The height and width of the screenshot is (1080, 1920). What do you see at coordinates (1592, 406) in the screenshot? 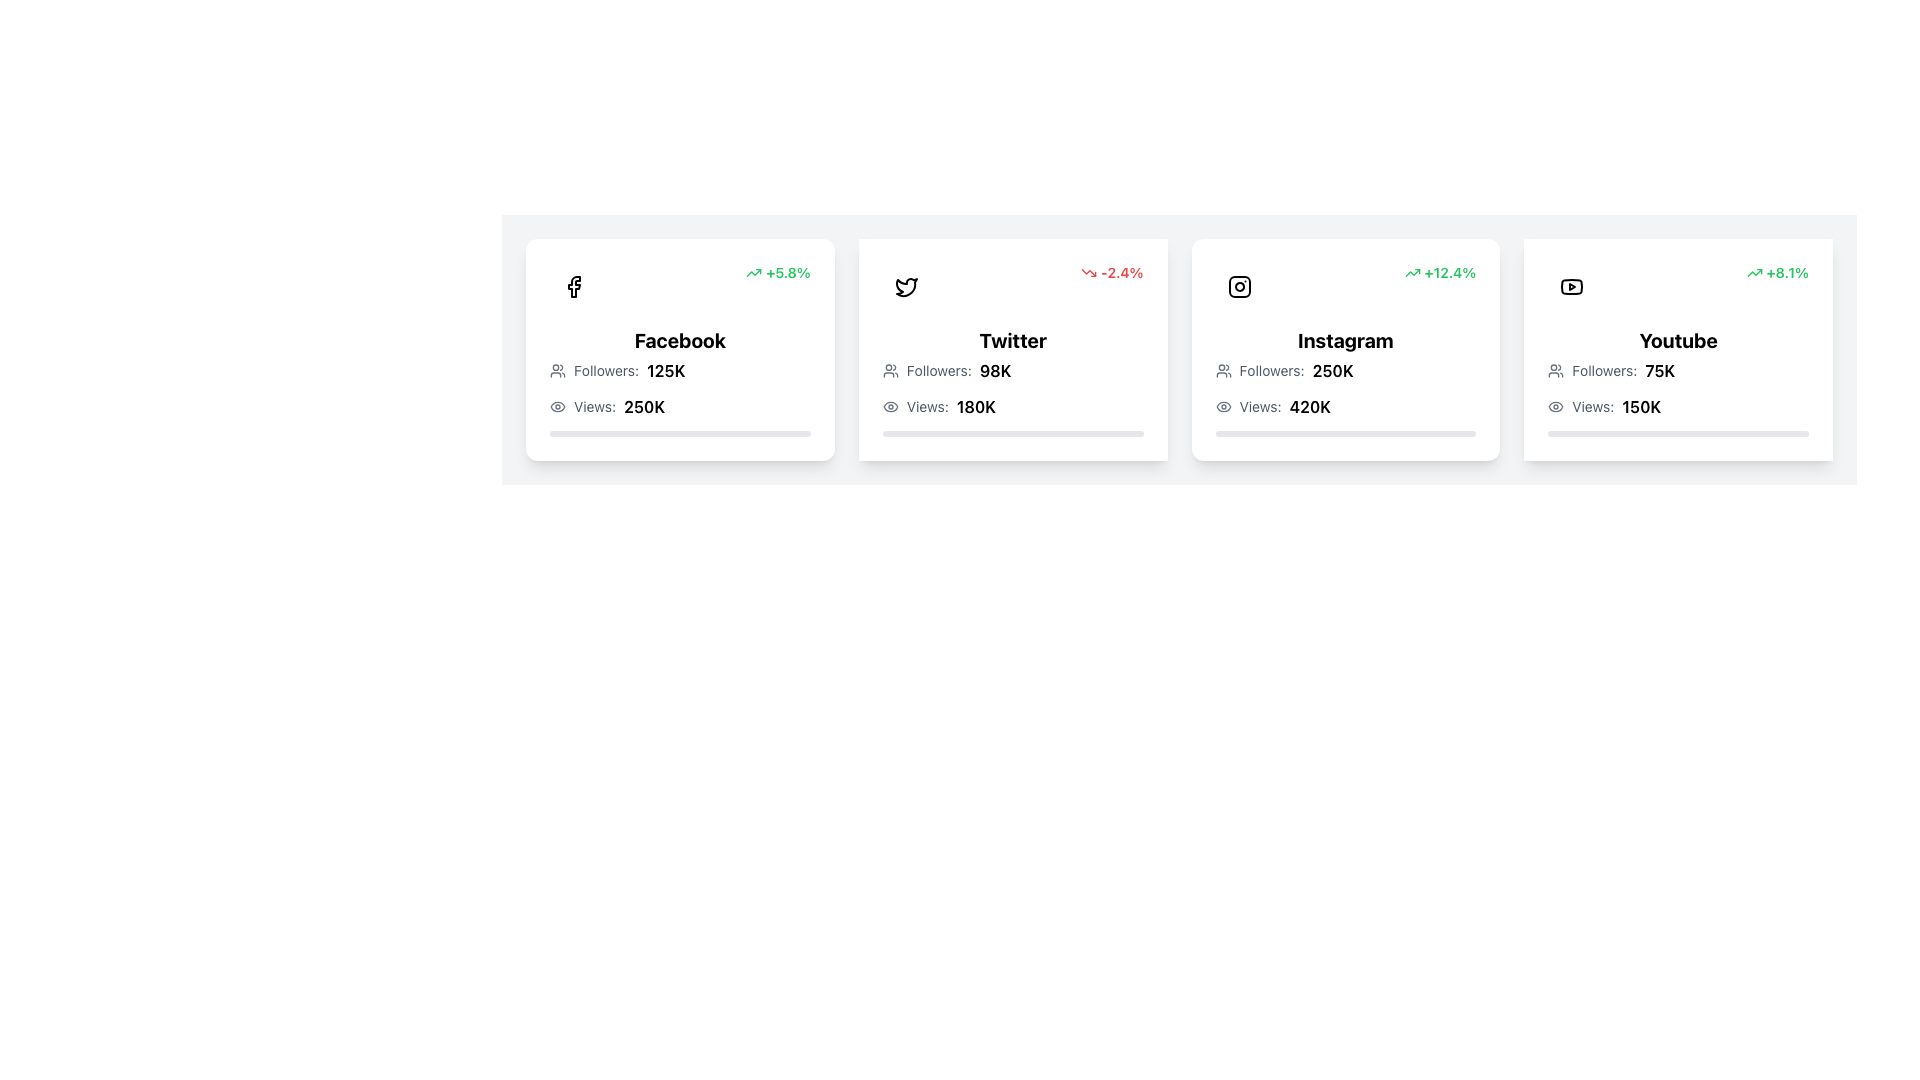
I see `text label displaying 'Views:' positioned to the left of the numeric value '150K' to understand its context` at bounding box center [1592, 406].